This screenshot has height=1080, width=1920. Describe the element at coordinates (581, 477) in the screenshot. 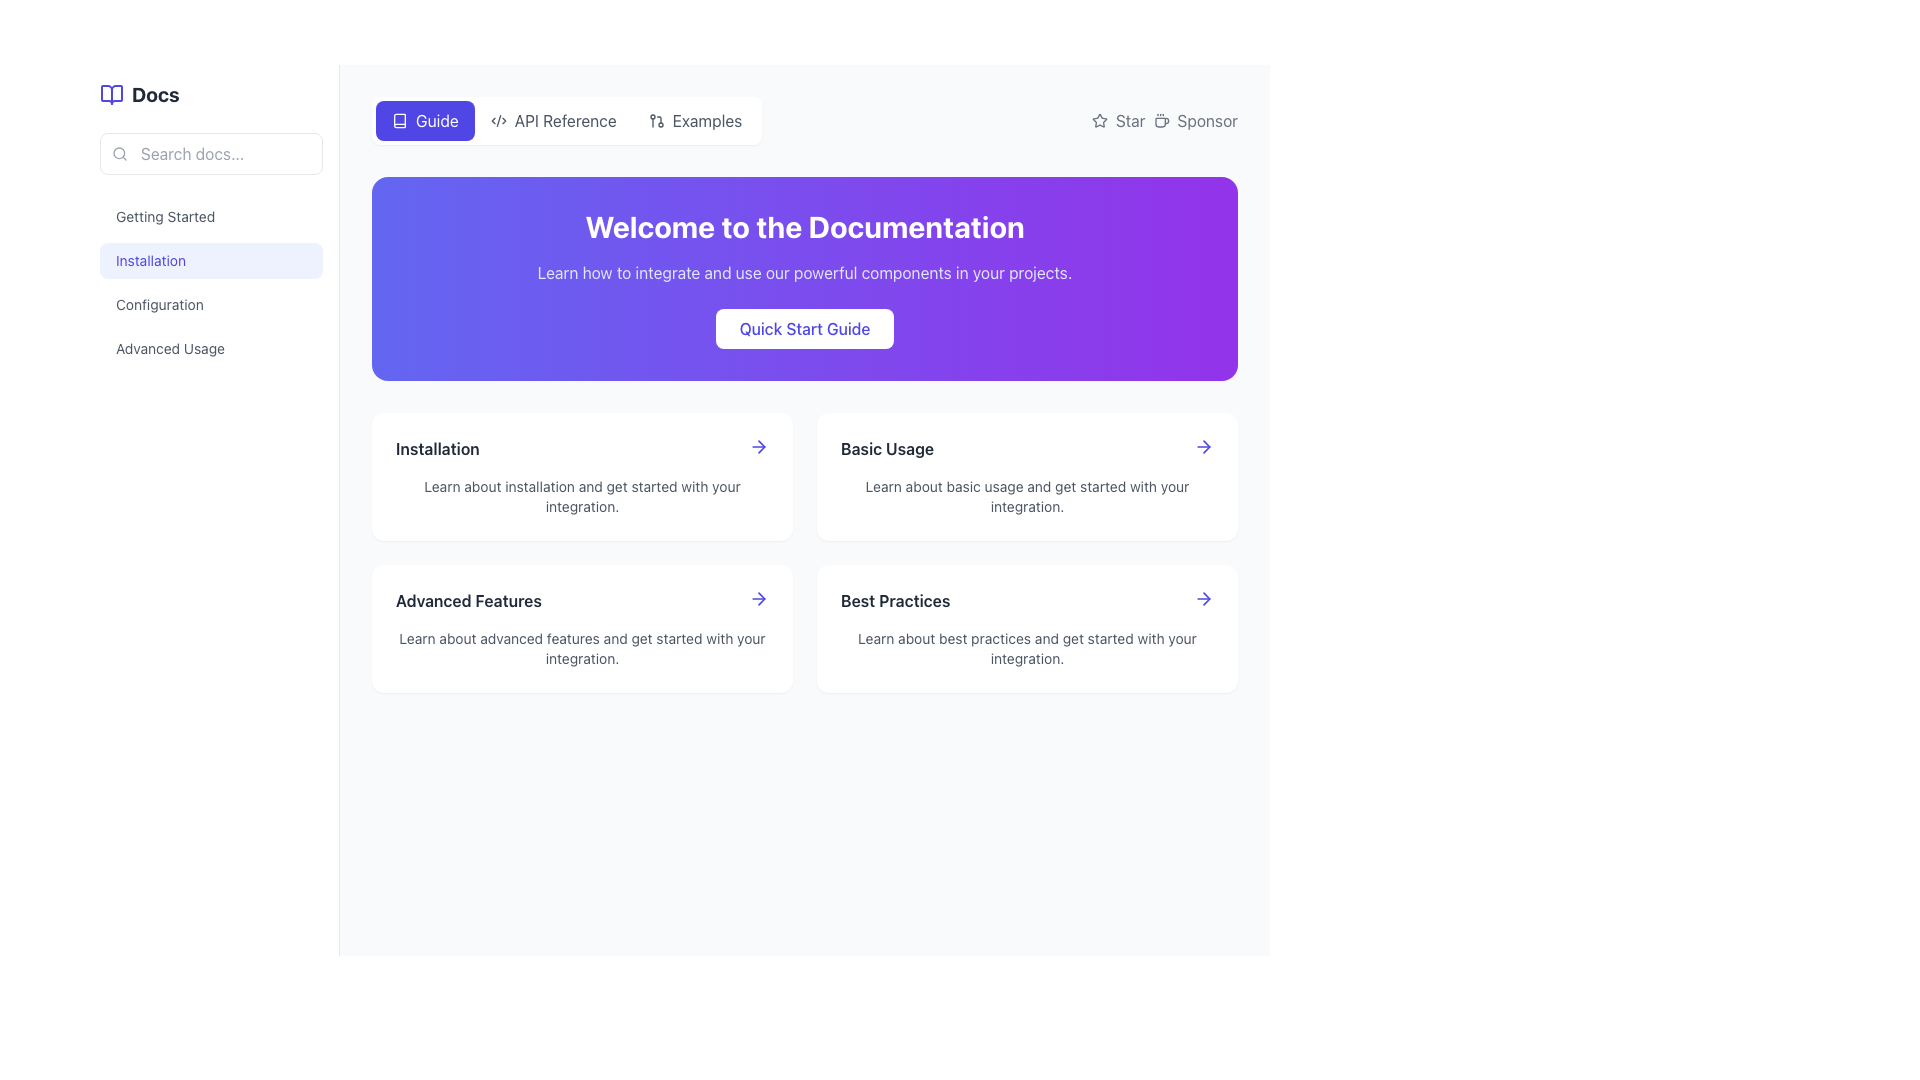

I see `title of the installation overview card located in the top-left section of the four-card grid layout` at that location.